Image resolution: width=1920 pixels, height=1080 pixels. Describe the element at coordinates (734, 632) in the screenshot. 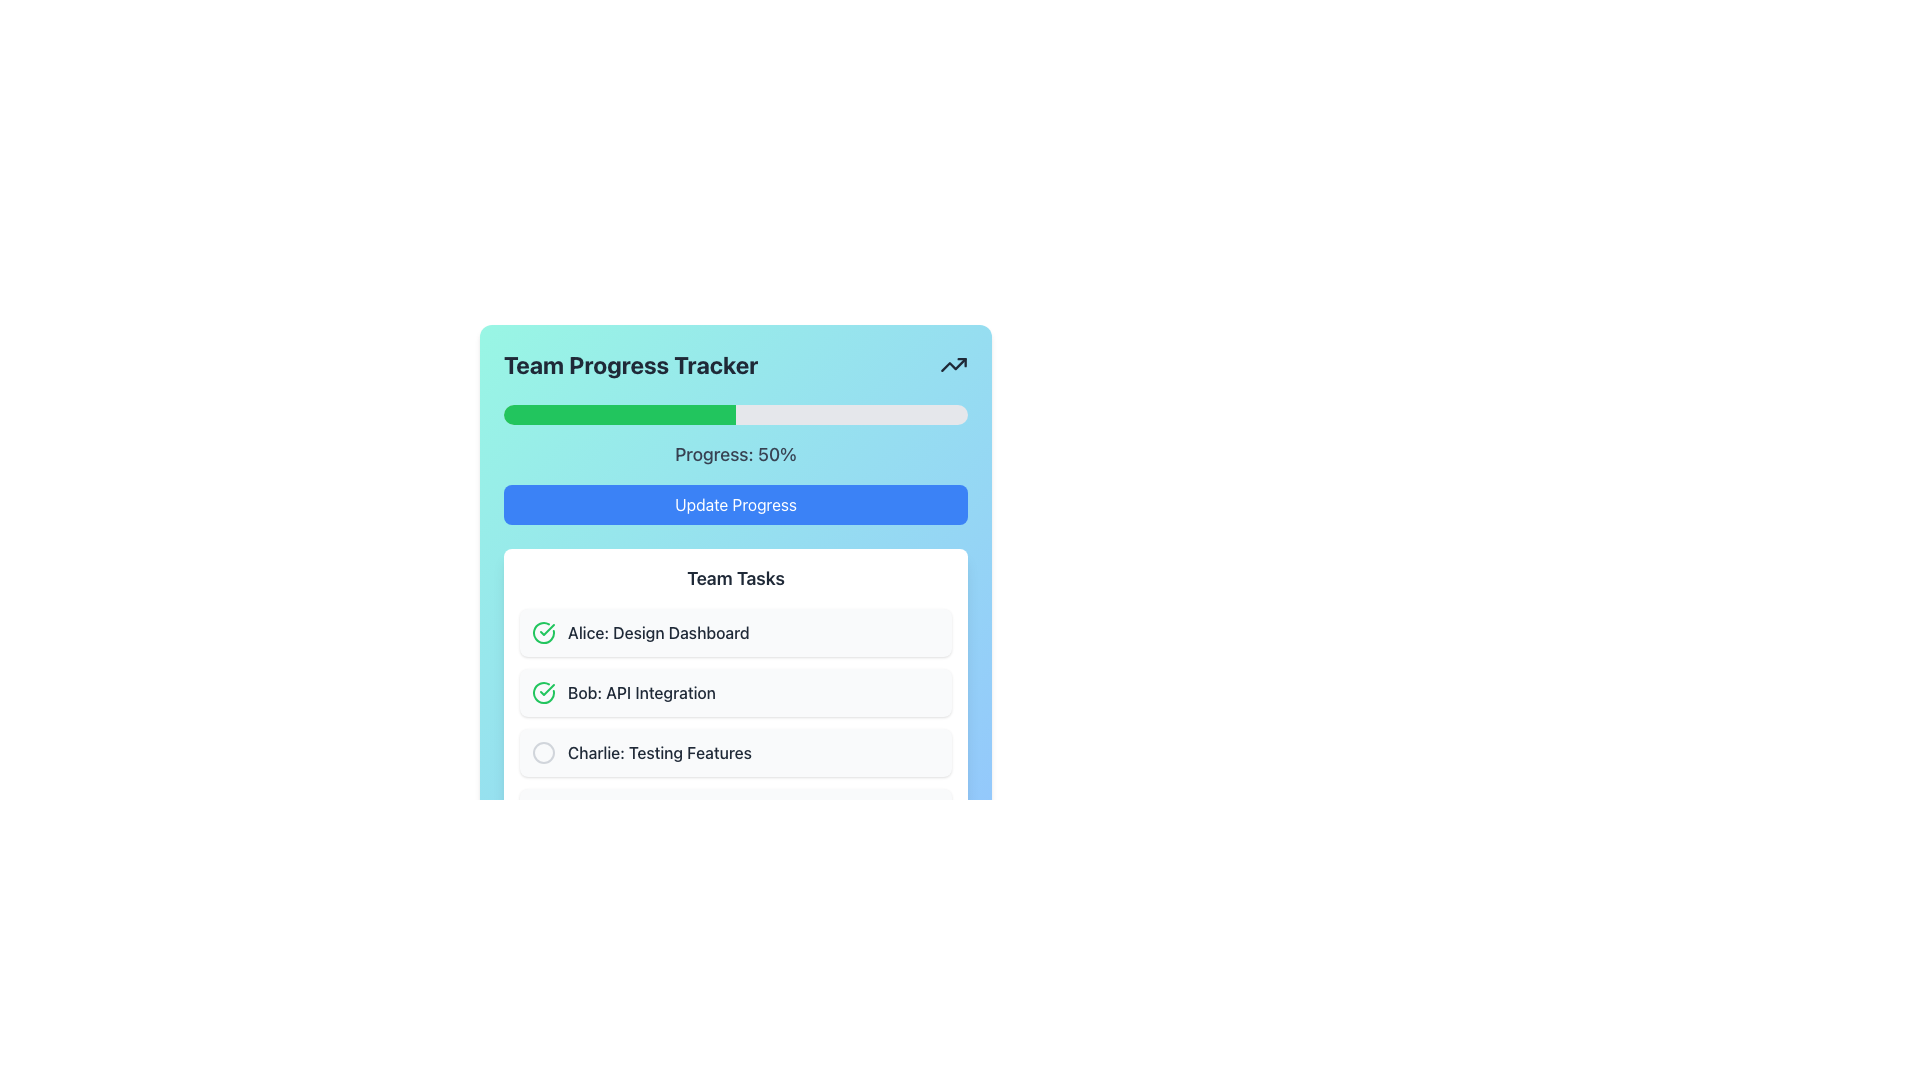

I see `the completed task list item titled 'Alice: Design Dashboard'` at that location.